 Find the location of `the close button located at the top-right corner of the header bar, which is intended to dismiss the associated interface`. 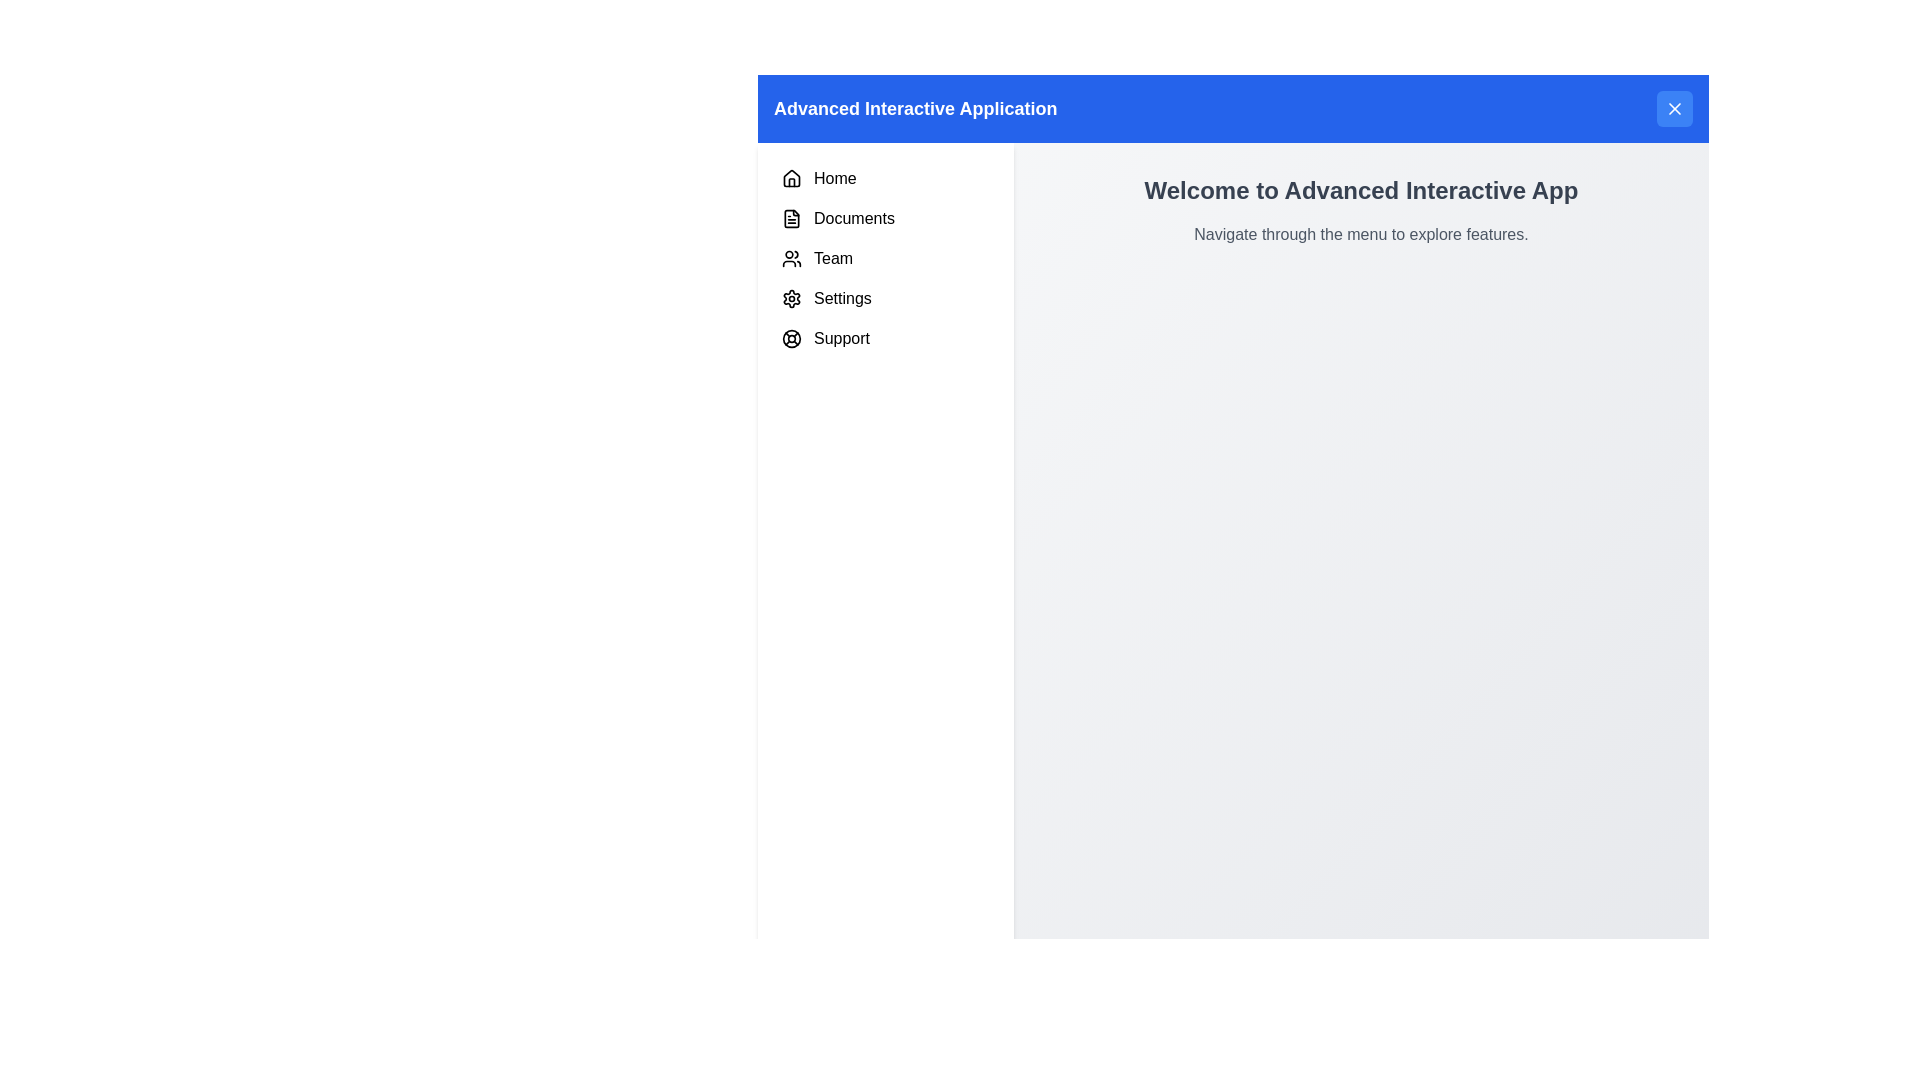

the close button located at the top-right corner of the header bar, which is intended to dismiss the associated interface is located at coordinates (1675, 108).